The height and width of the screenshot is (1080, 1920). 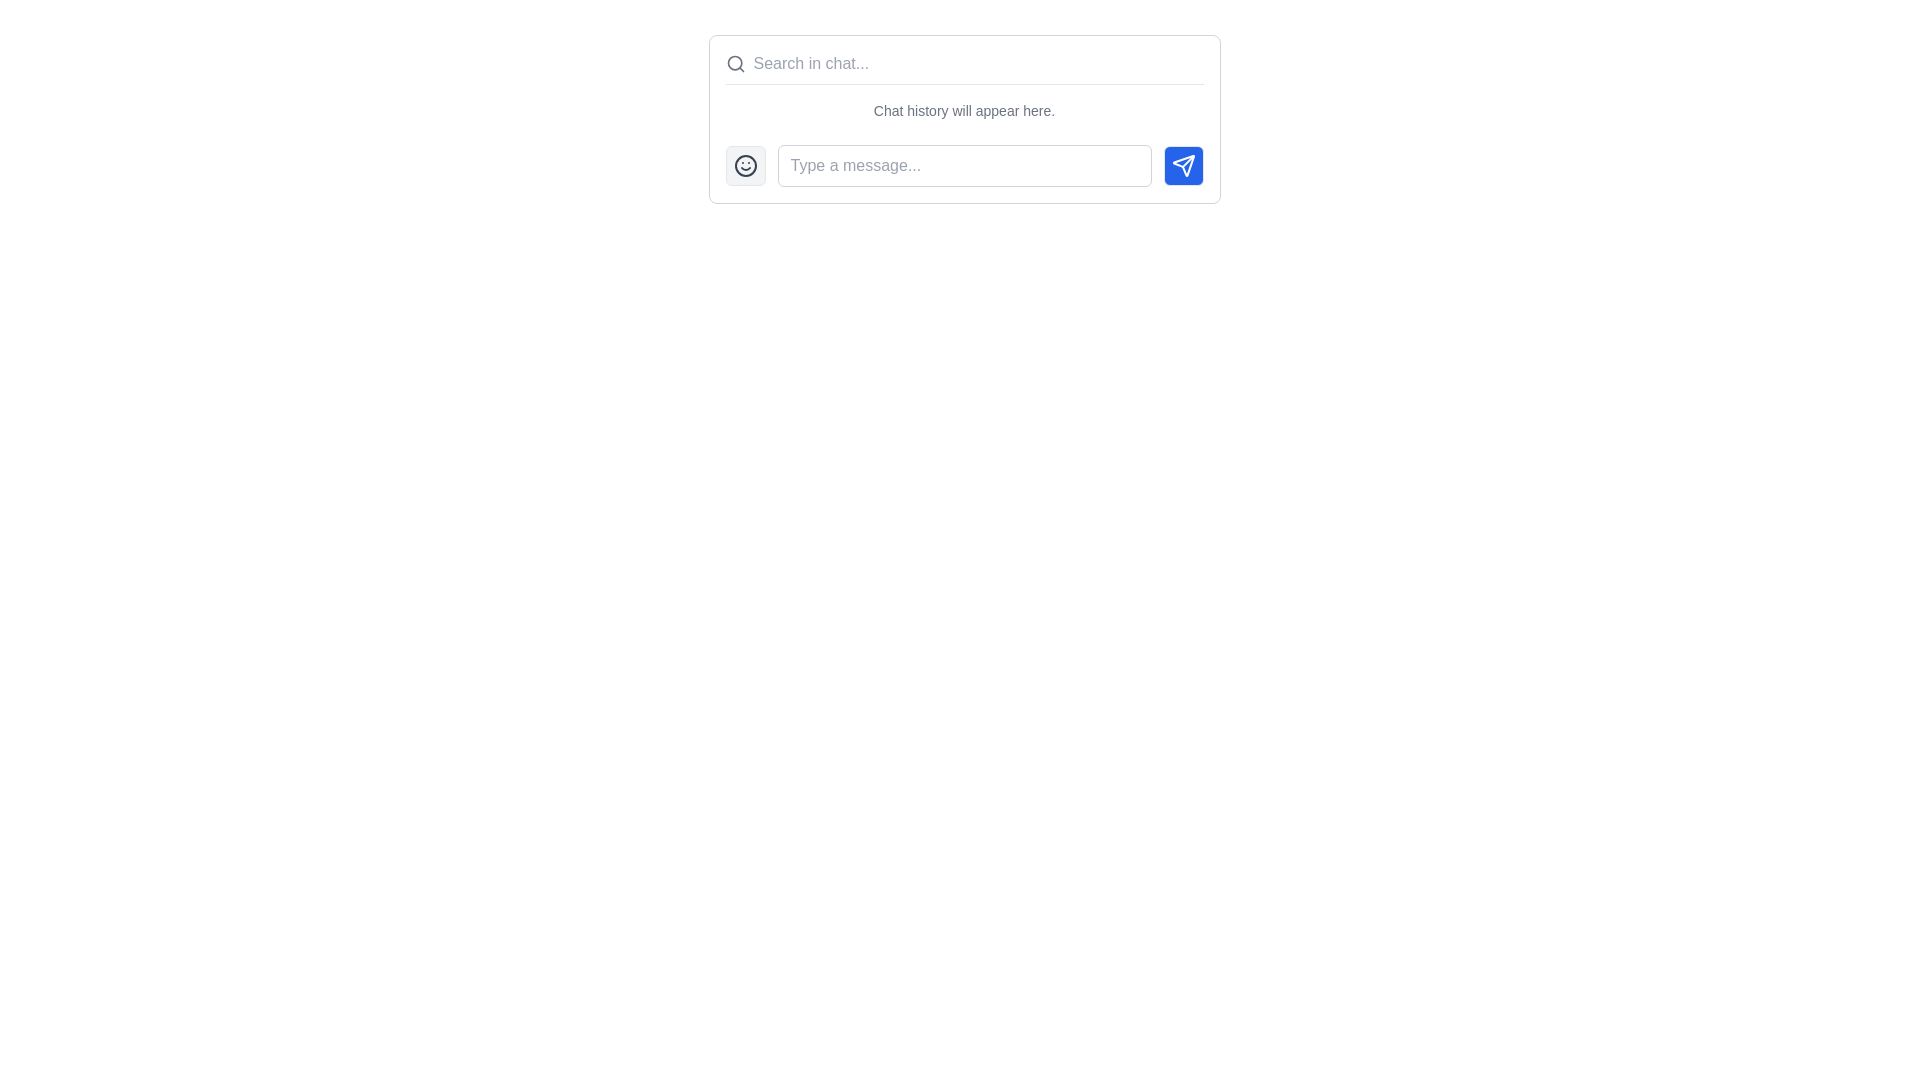 I want to click on the emoji picker button located to the far left of the horizontal group of UI components, preceding the text input field, so click(x=744, y=164).